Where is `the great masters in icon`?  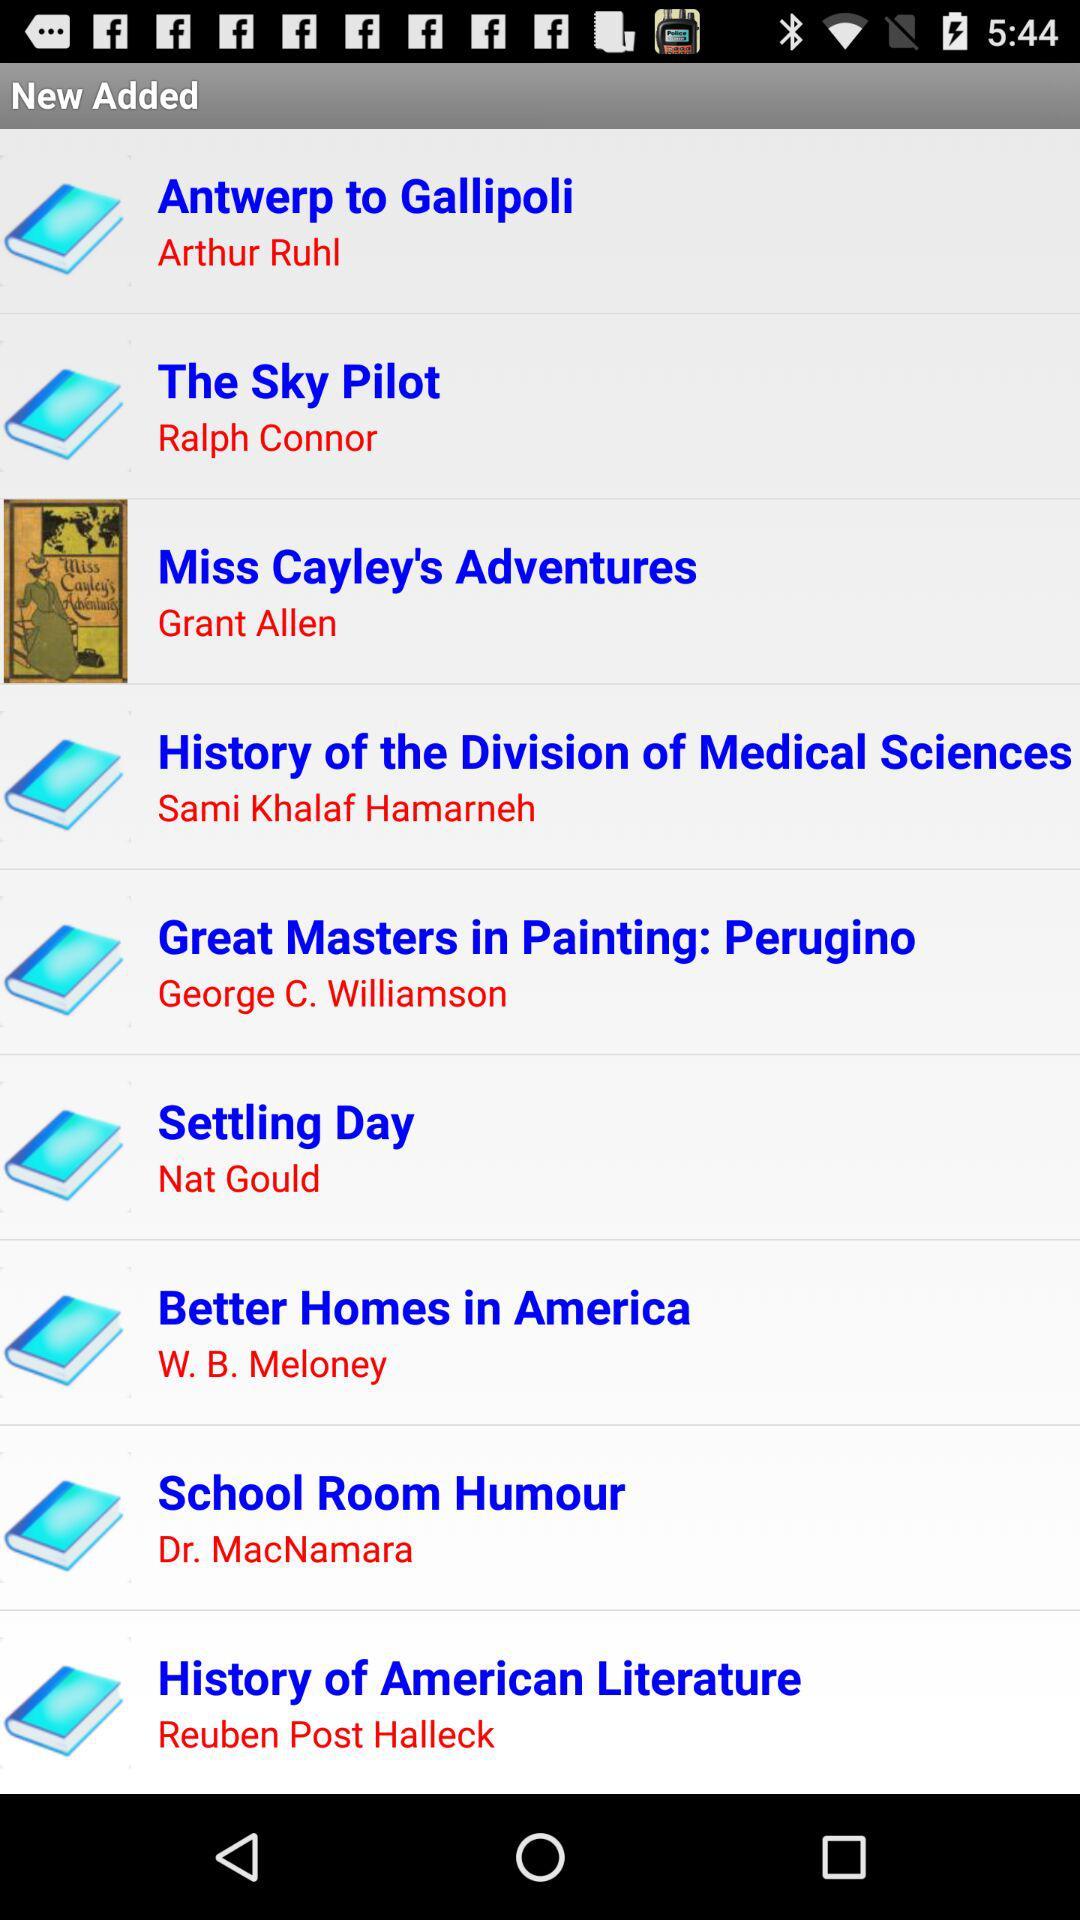 the great masters in icon is located at coordinates (535, 934).